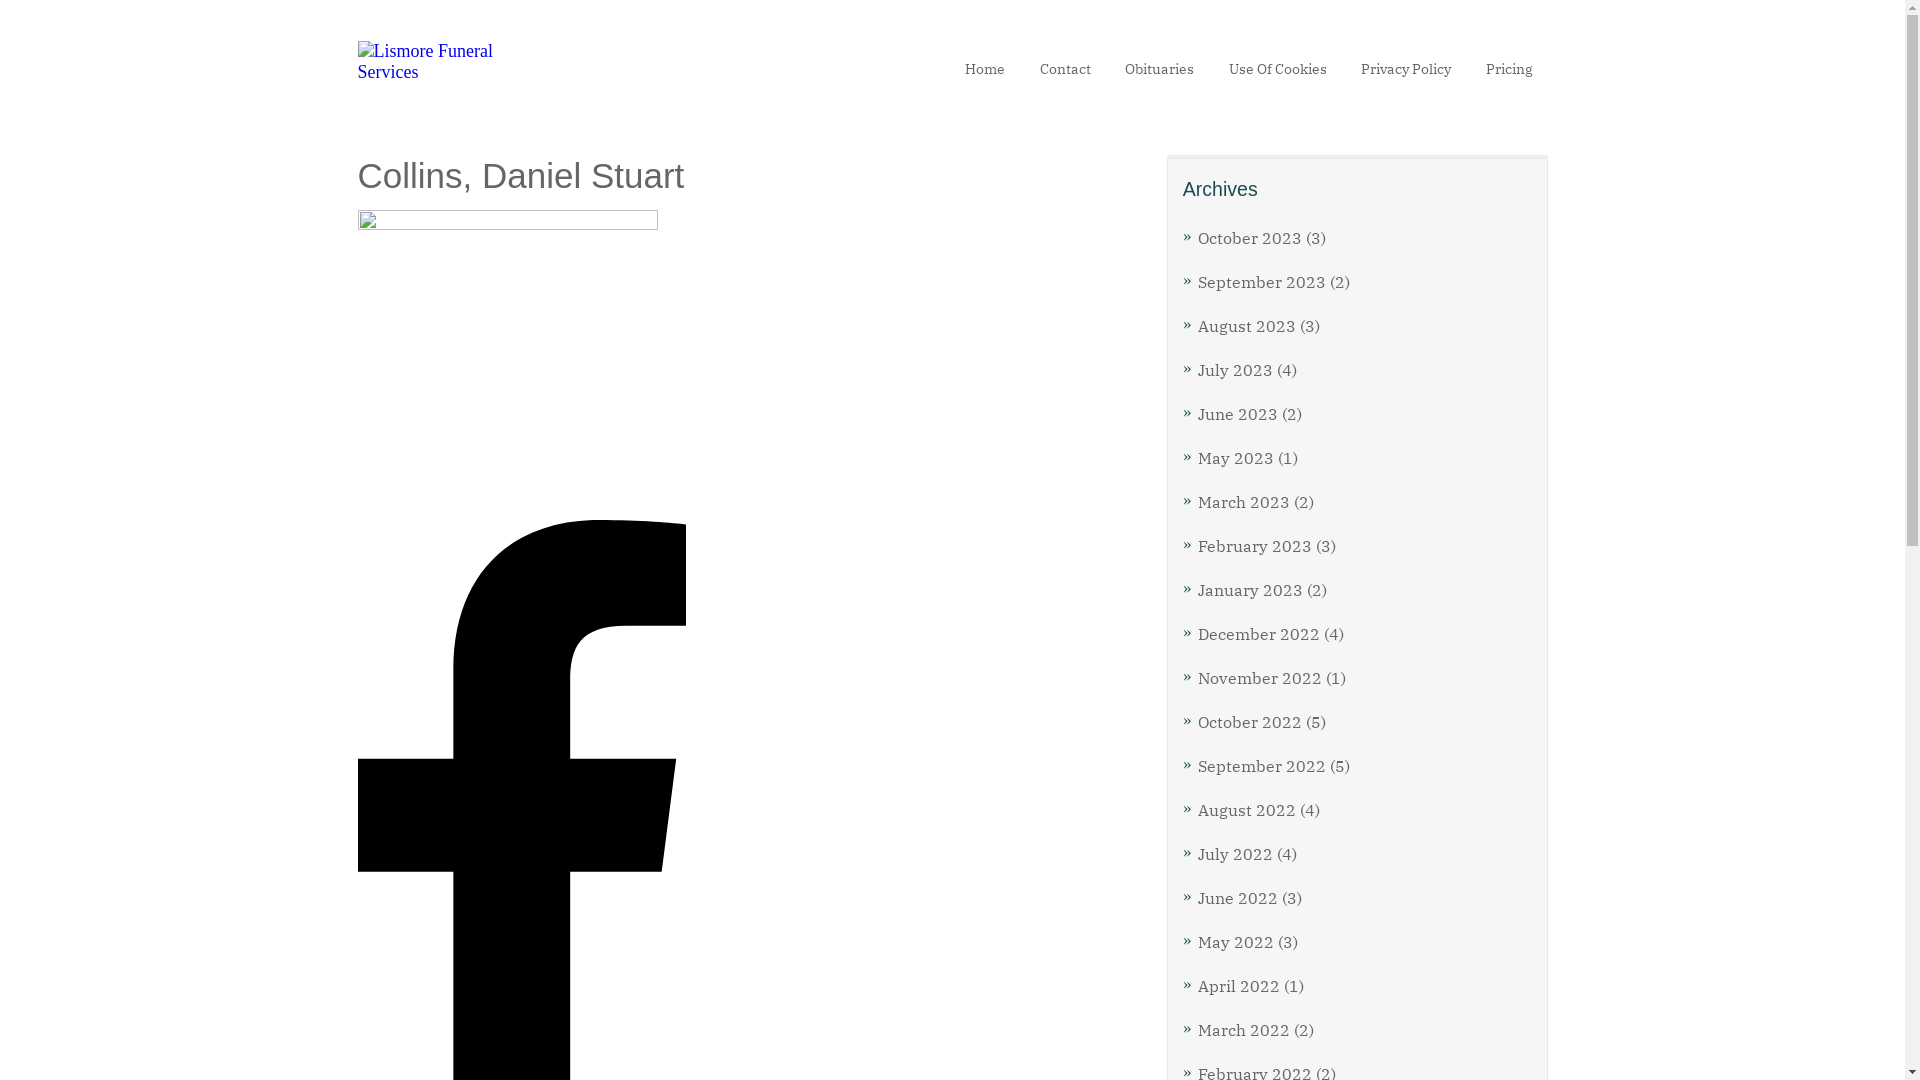 The image size is (1920, 1080). I want to click on 'June 2023', so click(1237, 412).